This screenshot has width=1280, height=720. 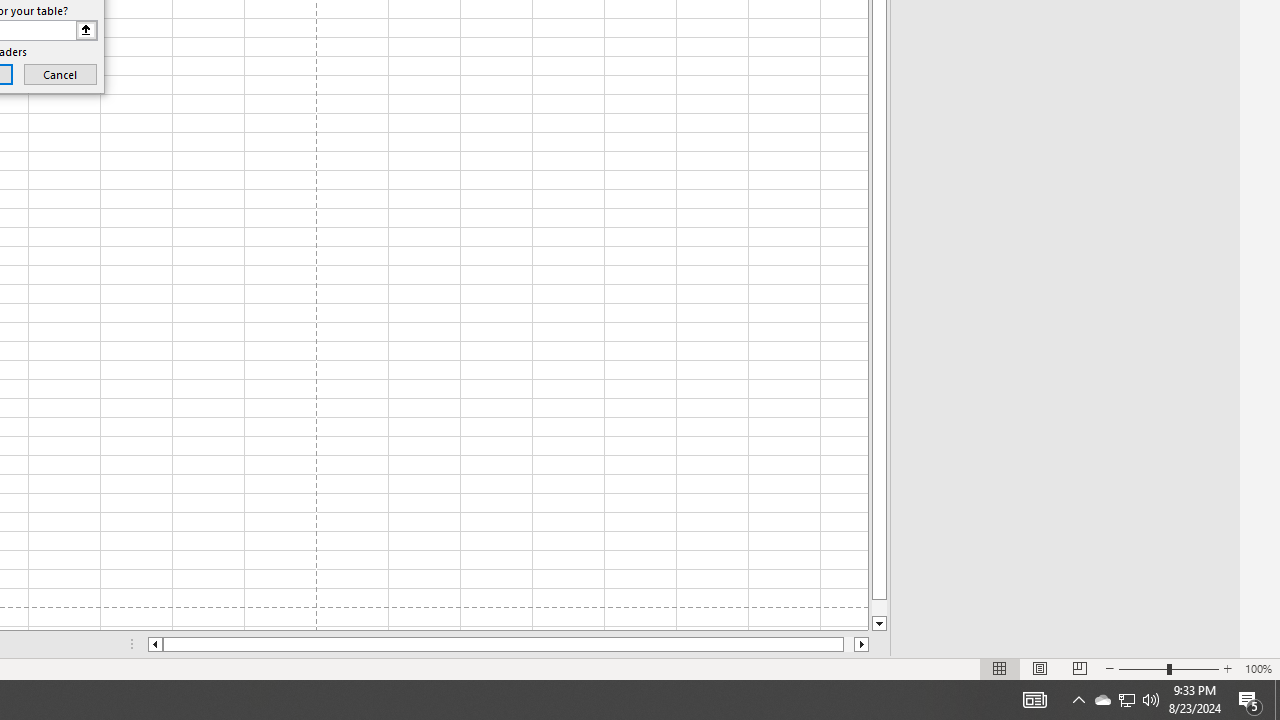 What do you see at coordinates (508, 644) in the screenshot?
I see `'Class: NetUIScrollBar'` at bounding box center [508, 644].